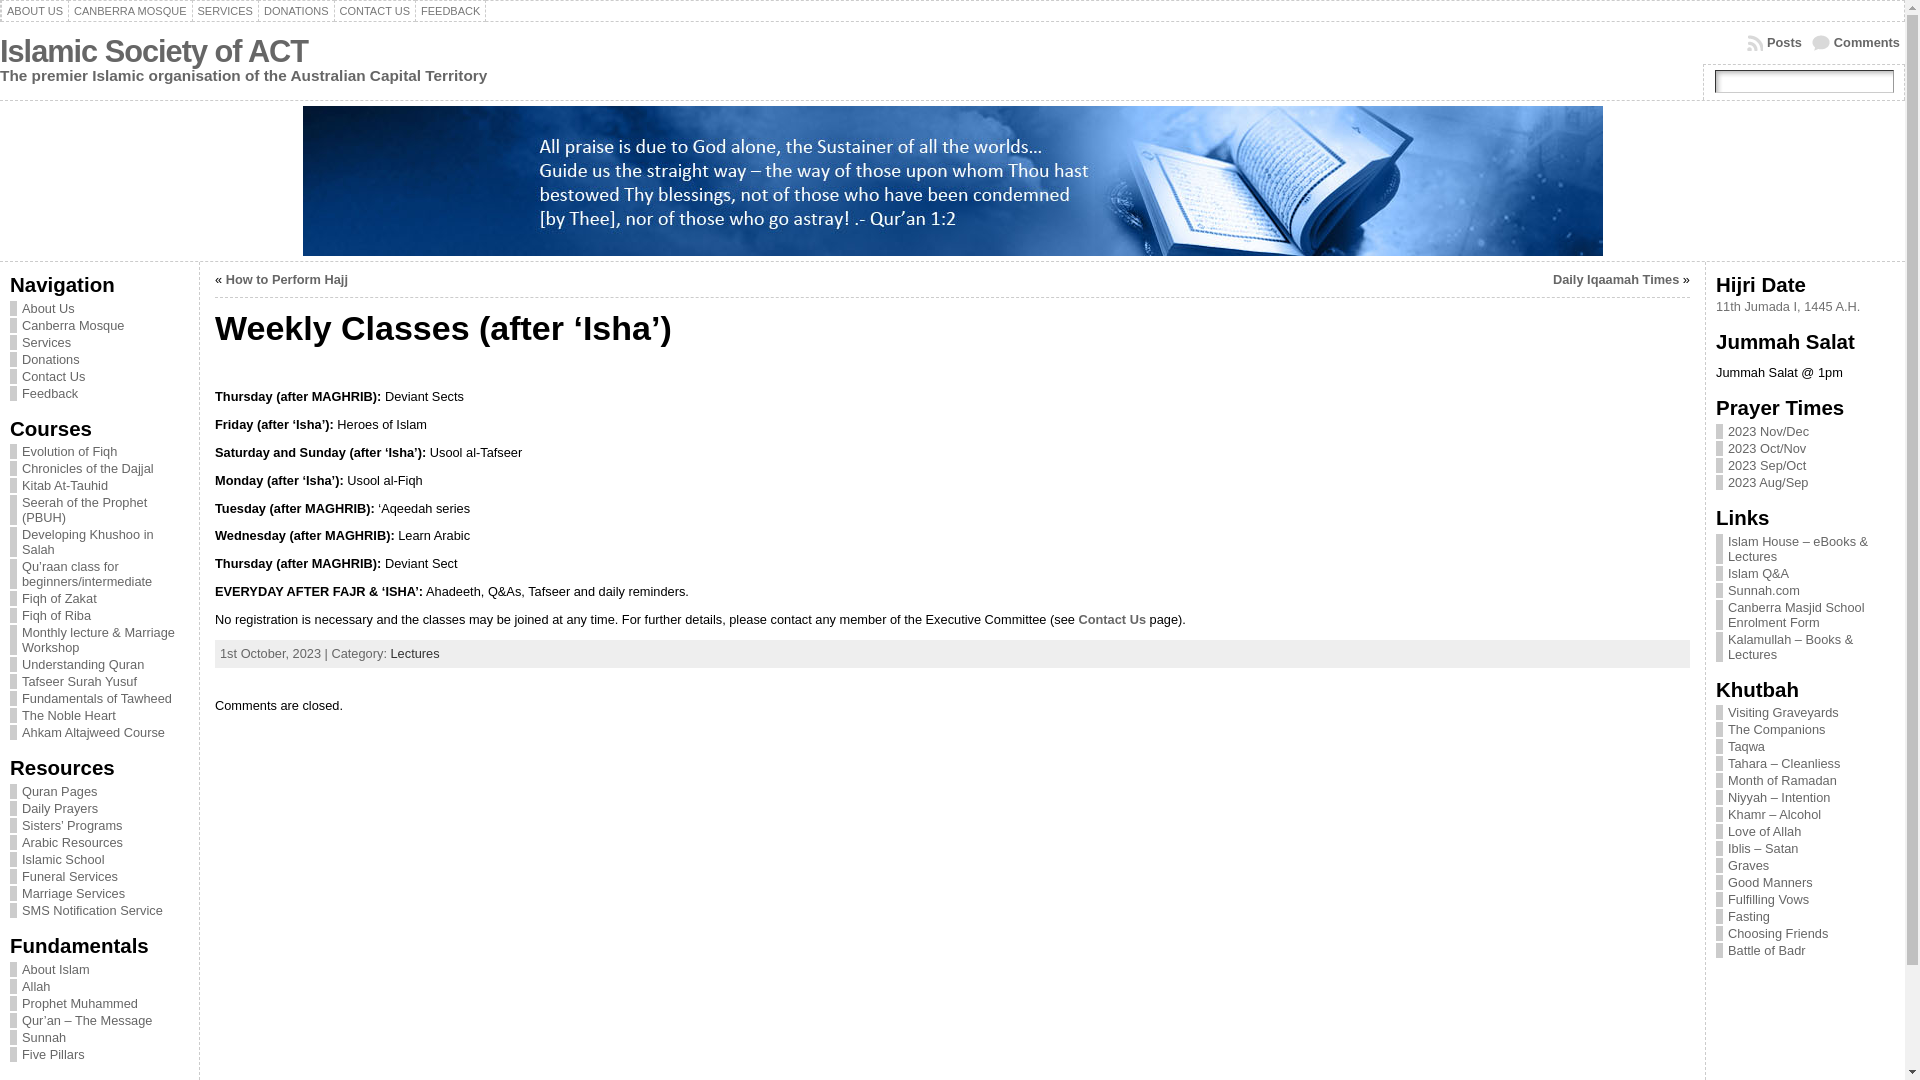  What do you see at coordinates (9, 968) in the screenshot?
I see `'About Islam'` at bounding box center [9, 968].